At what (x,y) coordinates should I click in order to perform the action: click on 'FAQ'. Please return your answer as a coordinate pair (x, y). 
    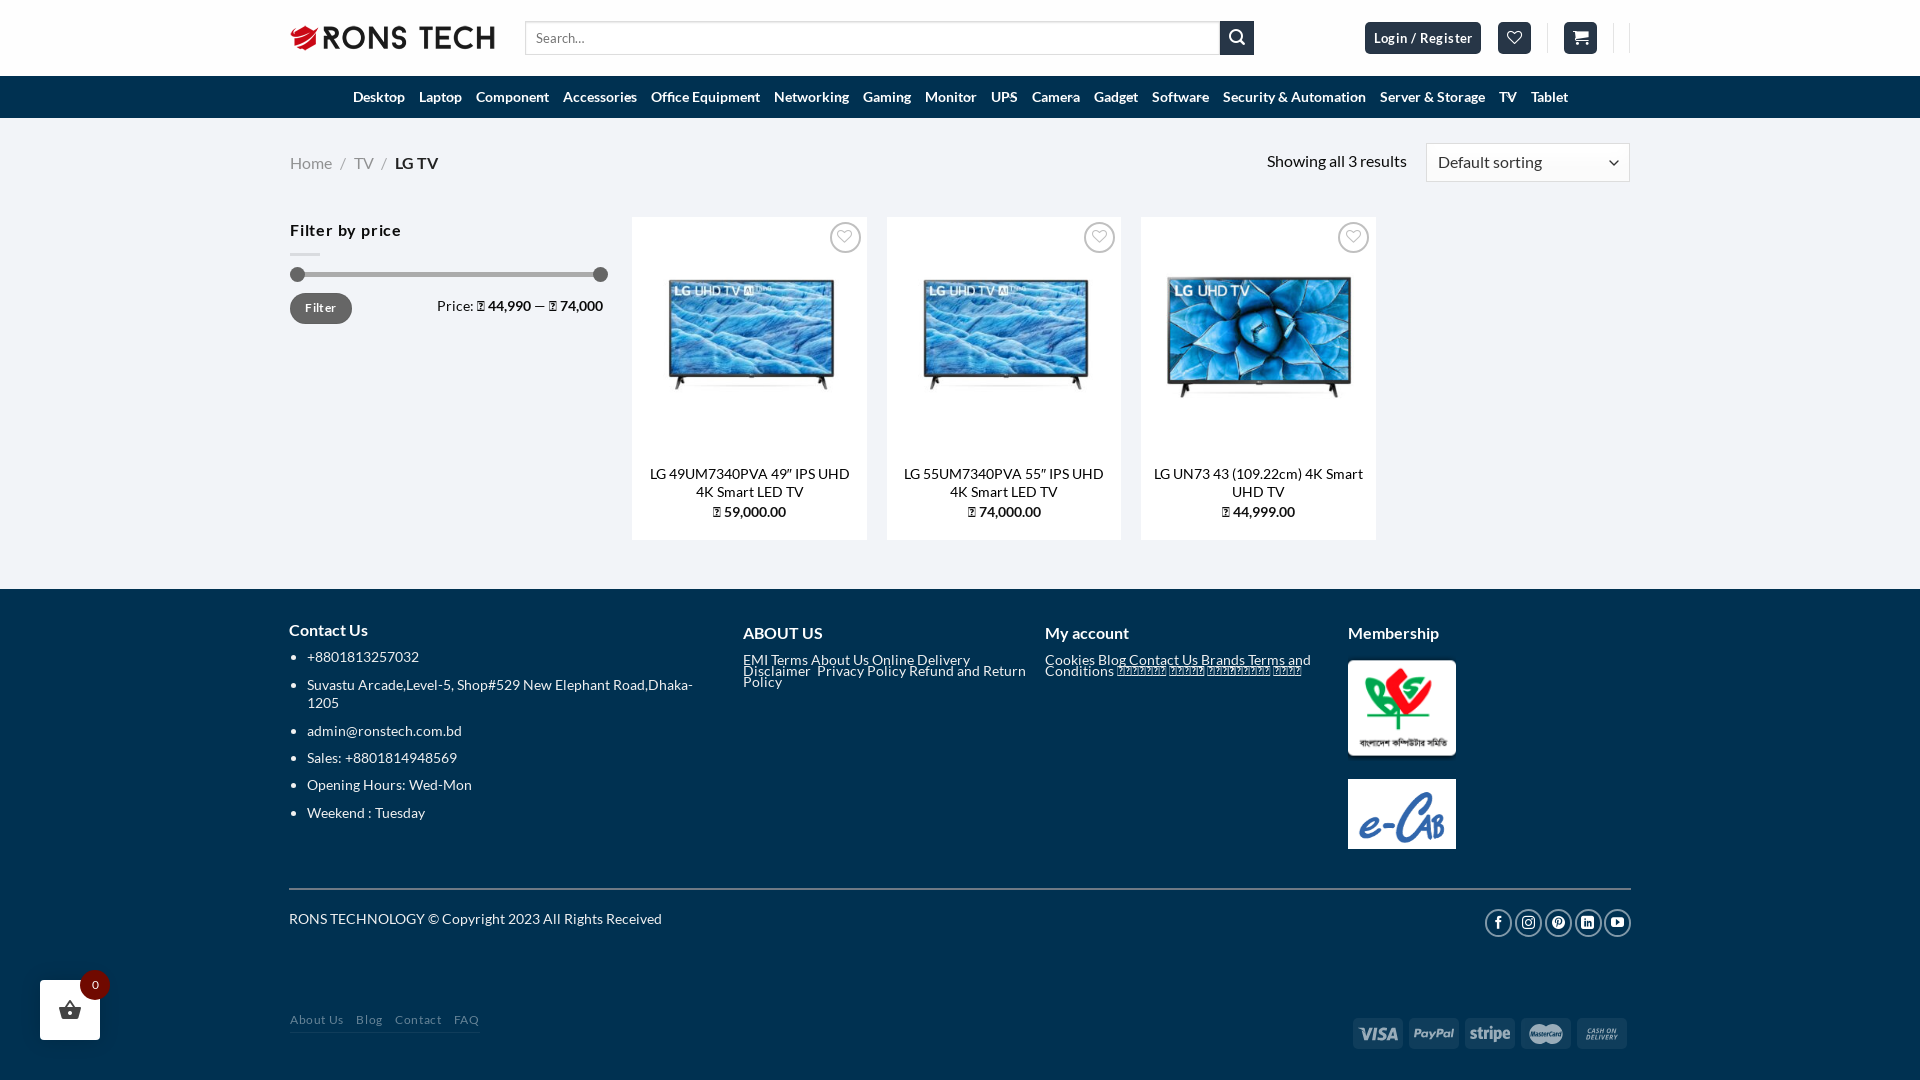
    Looking at the image, I should click on (465, 1019).